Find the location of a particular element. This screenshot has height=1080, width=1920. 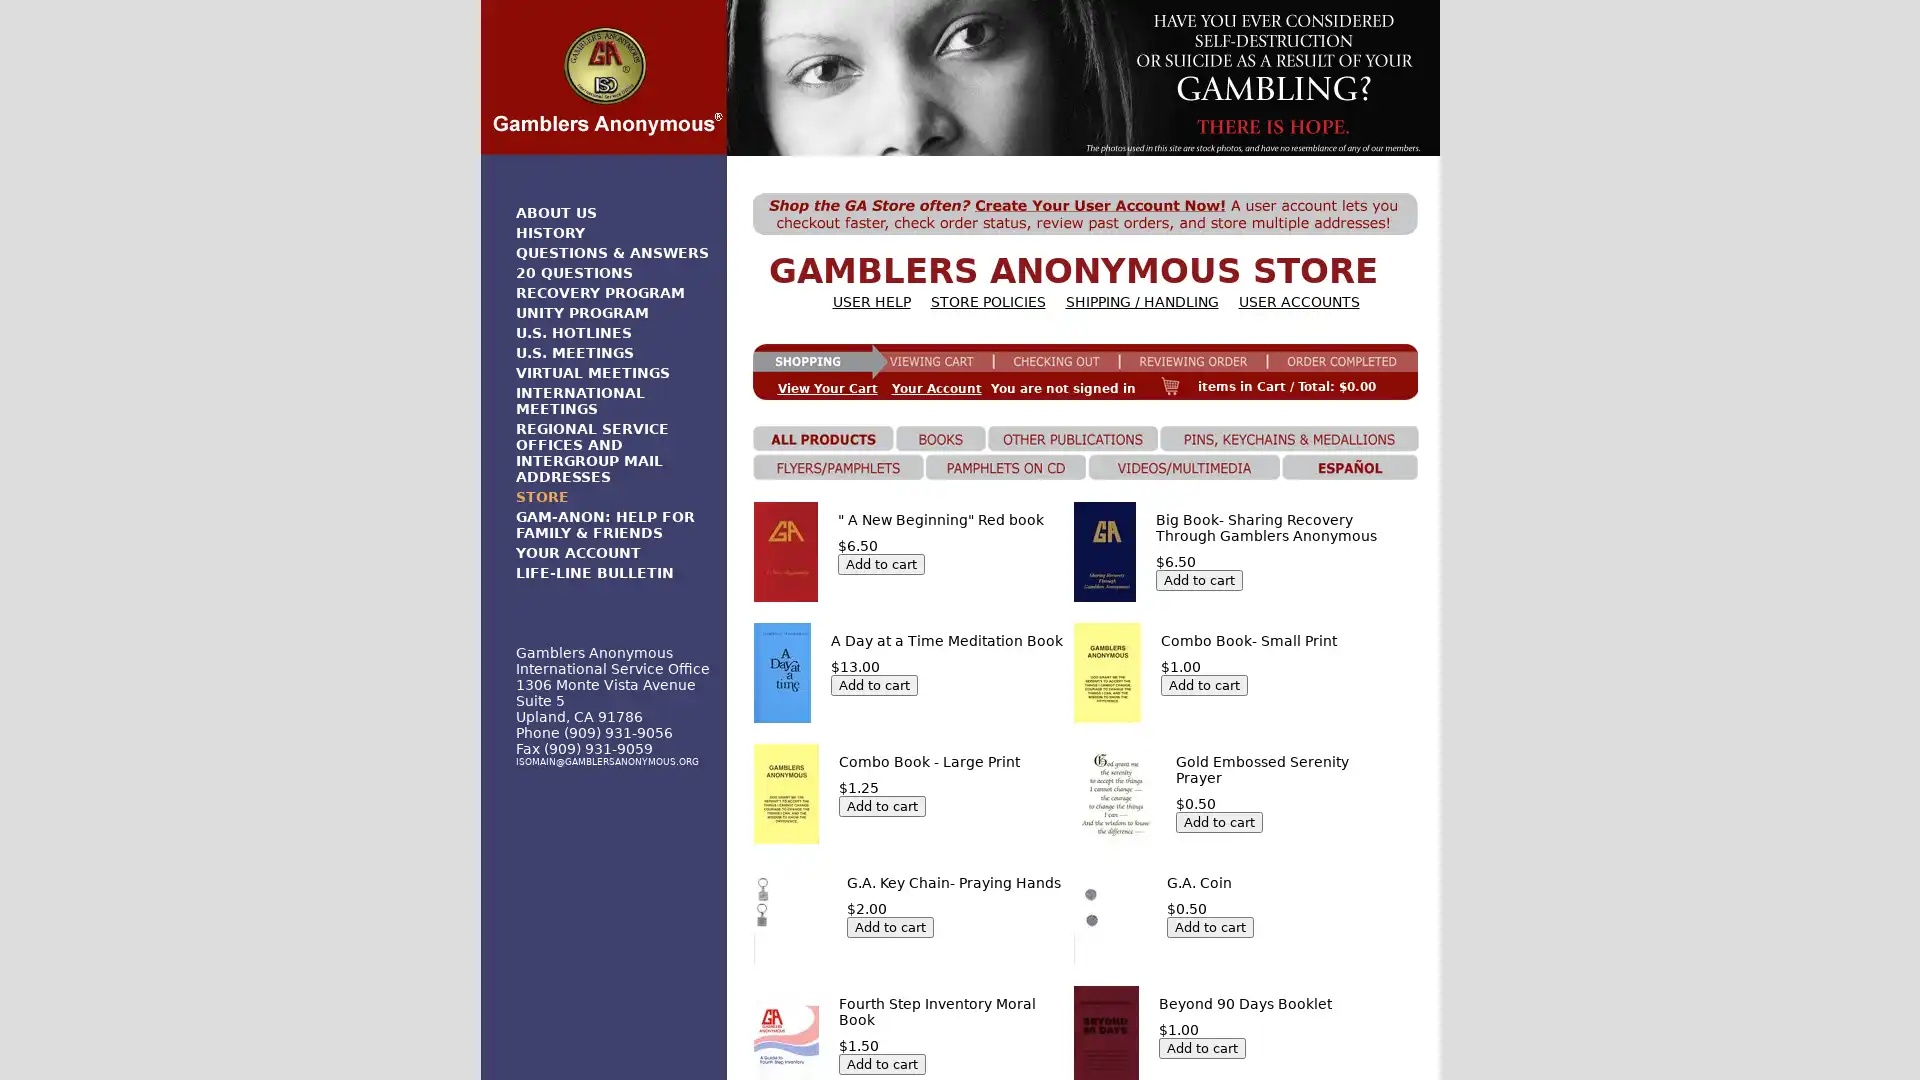

Add to cart is located at coordinates (888, 926).